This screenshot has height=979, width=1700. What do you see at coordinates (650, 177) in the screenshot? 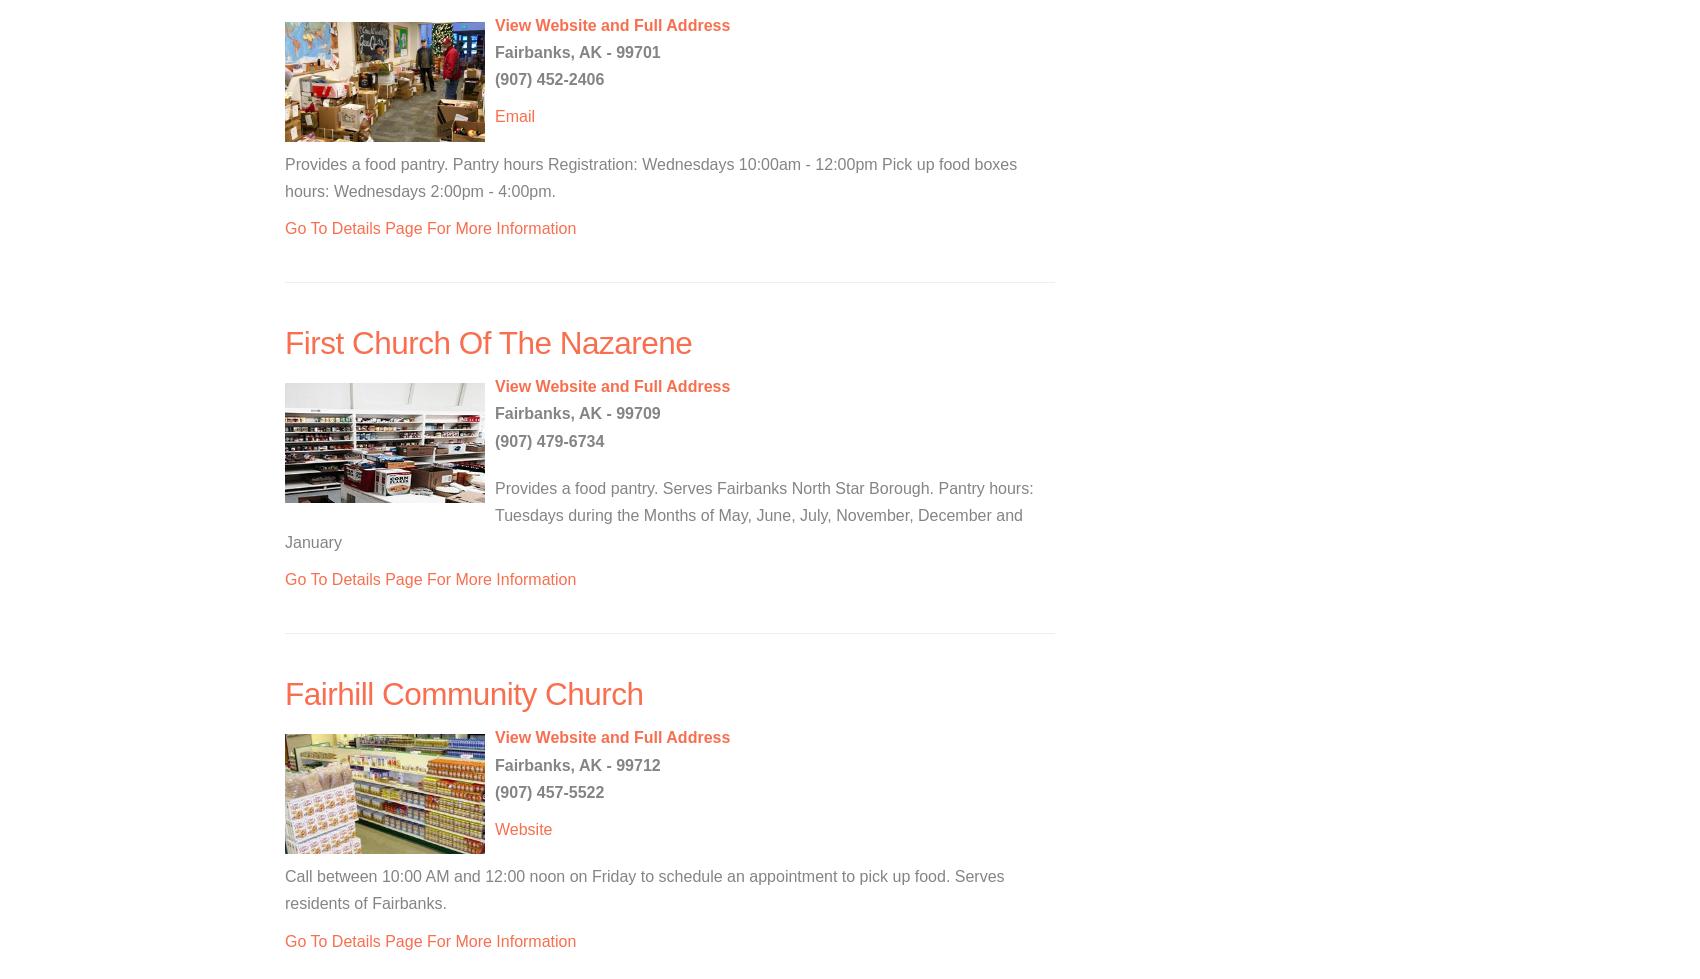
I see `'Provides a food pantry.  Pantry hours Registration: Wednesdays 10:00am - 12:00pm Pick up food boxes hours: Wednesdays 2:00pm - 4:00pm.'` at bounding box center [650, 177].